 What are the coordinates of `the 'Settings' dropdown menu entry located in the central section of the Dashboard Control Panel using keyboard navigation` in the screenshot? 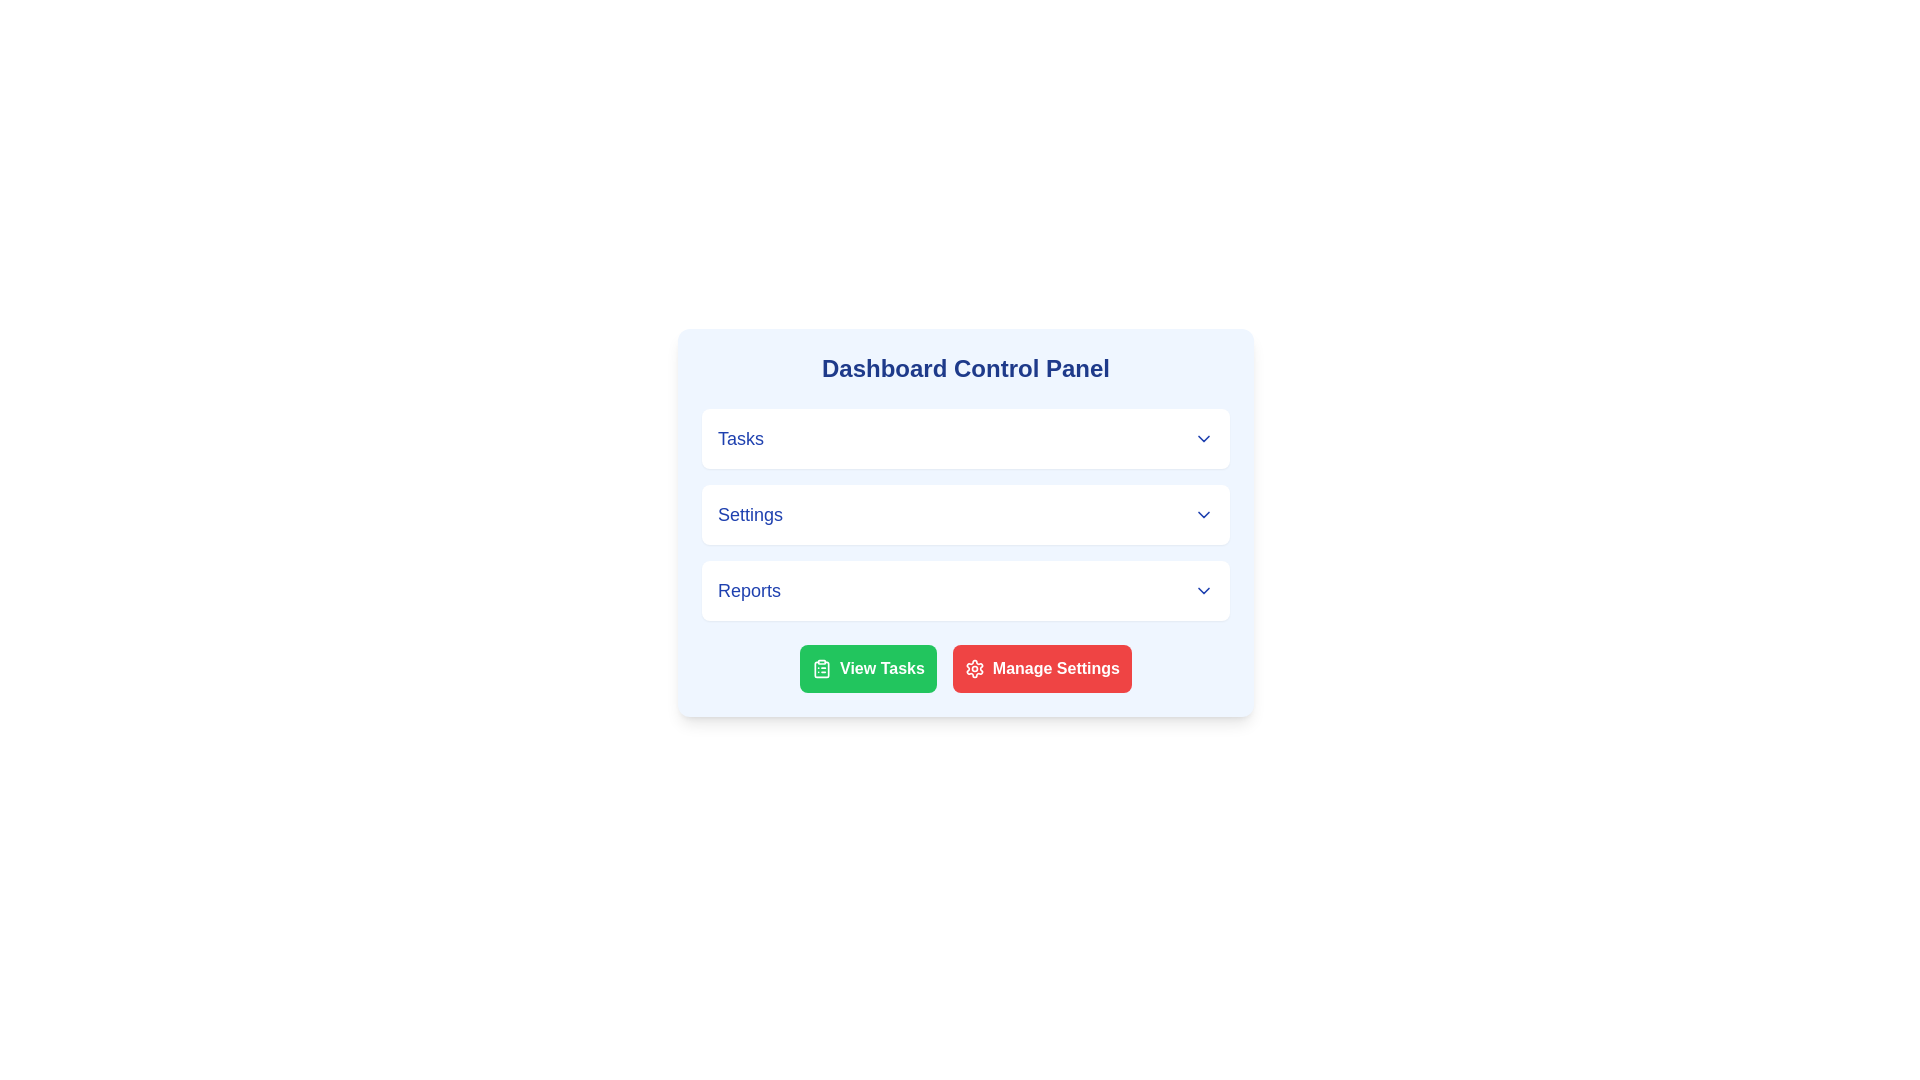 It's located at (965, 514).